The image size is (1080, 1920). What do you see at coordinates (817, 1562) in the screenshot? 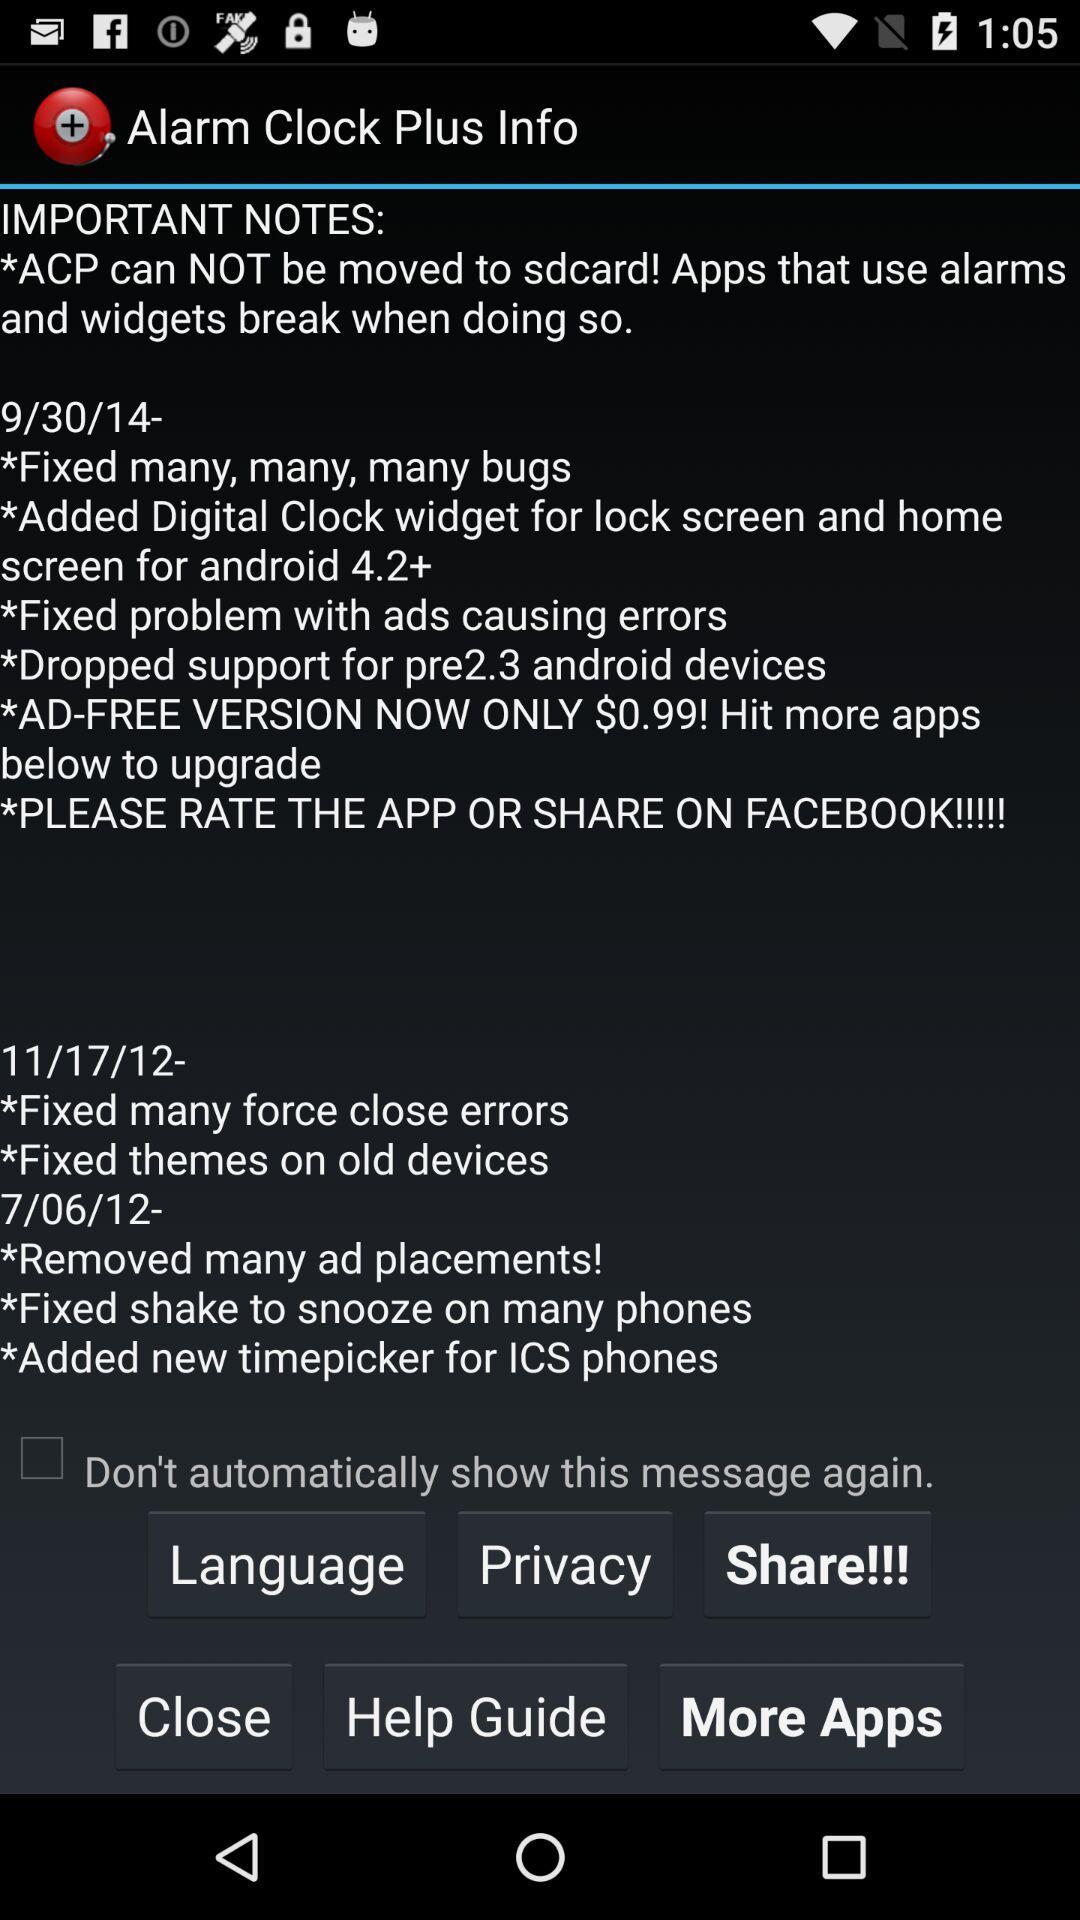
I see `icon below the don t automatically app` at bounding box center [817, 1562].